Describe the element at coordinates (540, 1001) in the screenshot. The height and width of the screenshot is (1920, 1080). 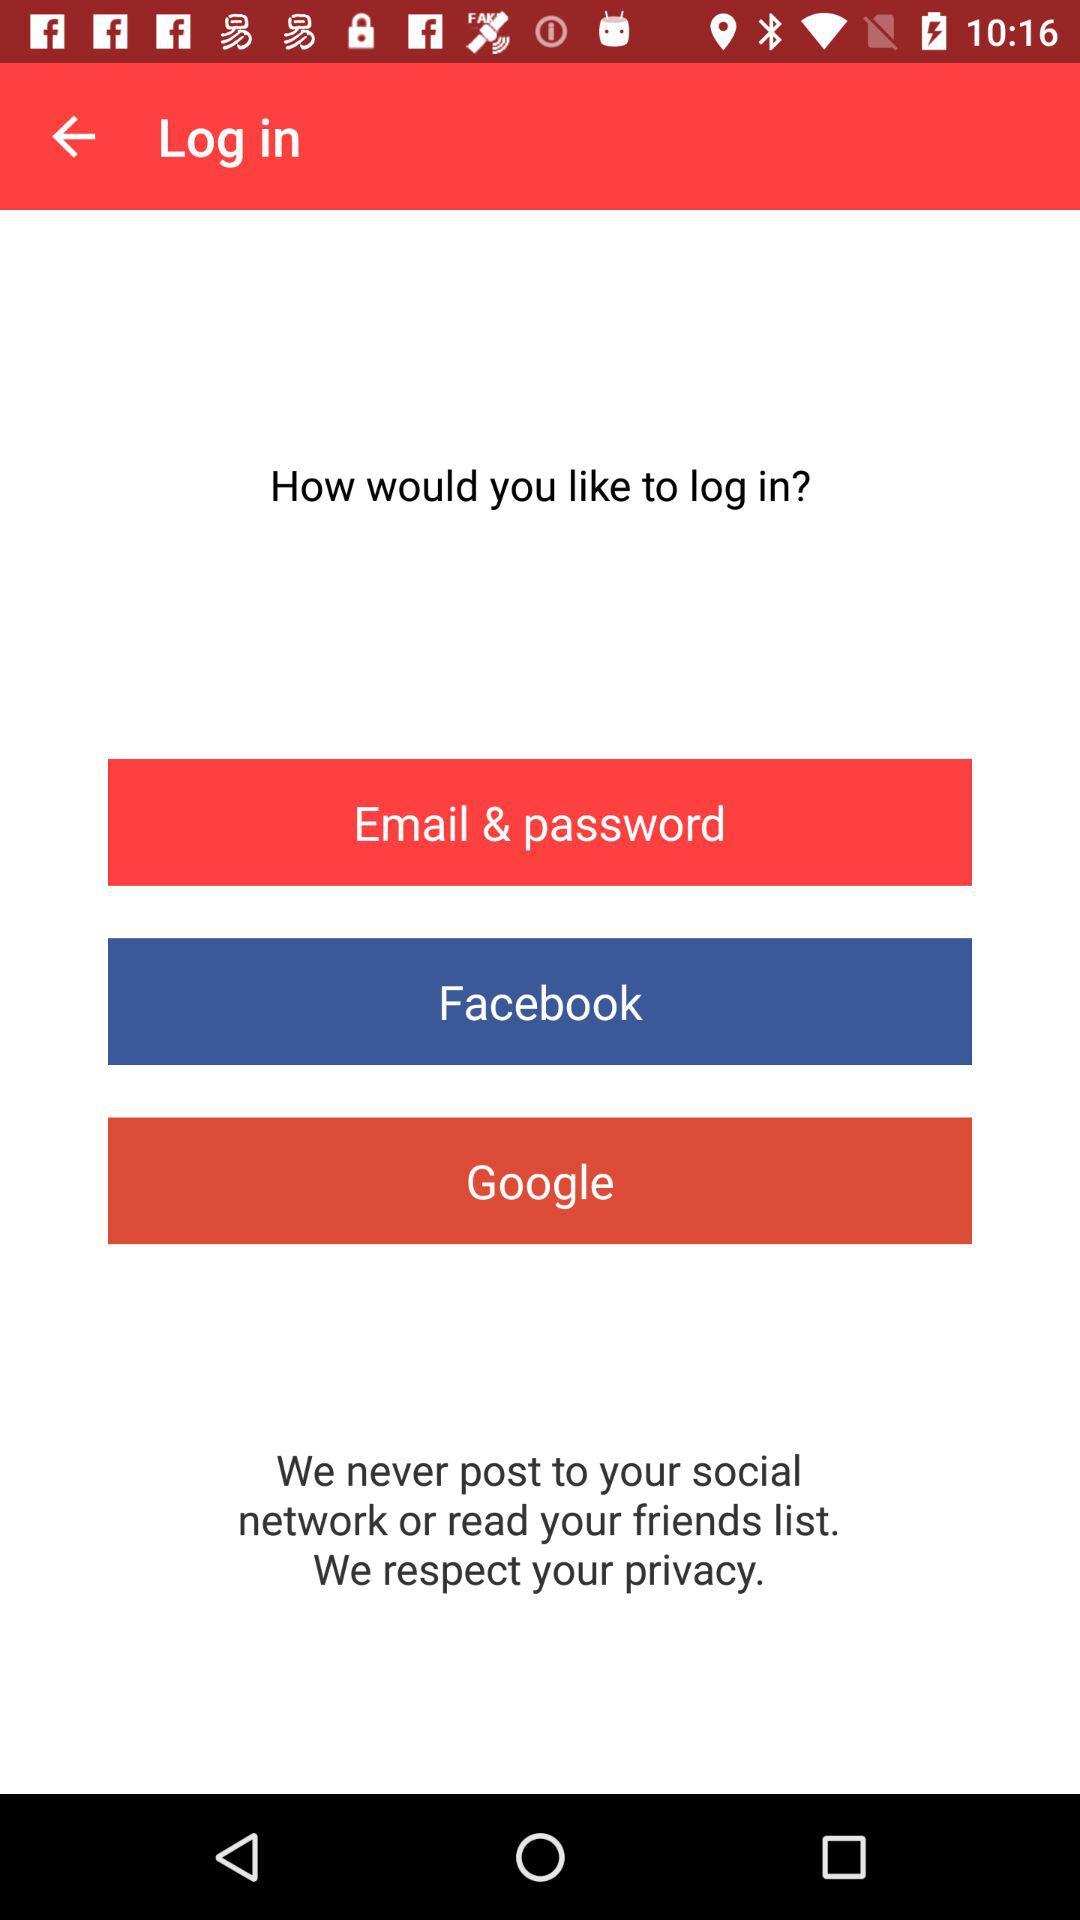
I see `facebook app` at that location.